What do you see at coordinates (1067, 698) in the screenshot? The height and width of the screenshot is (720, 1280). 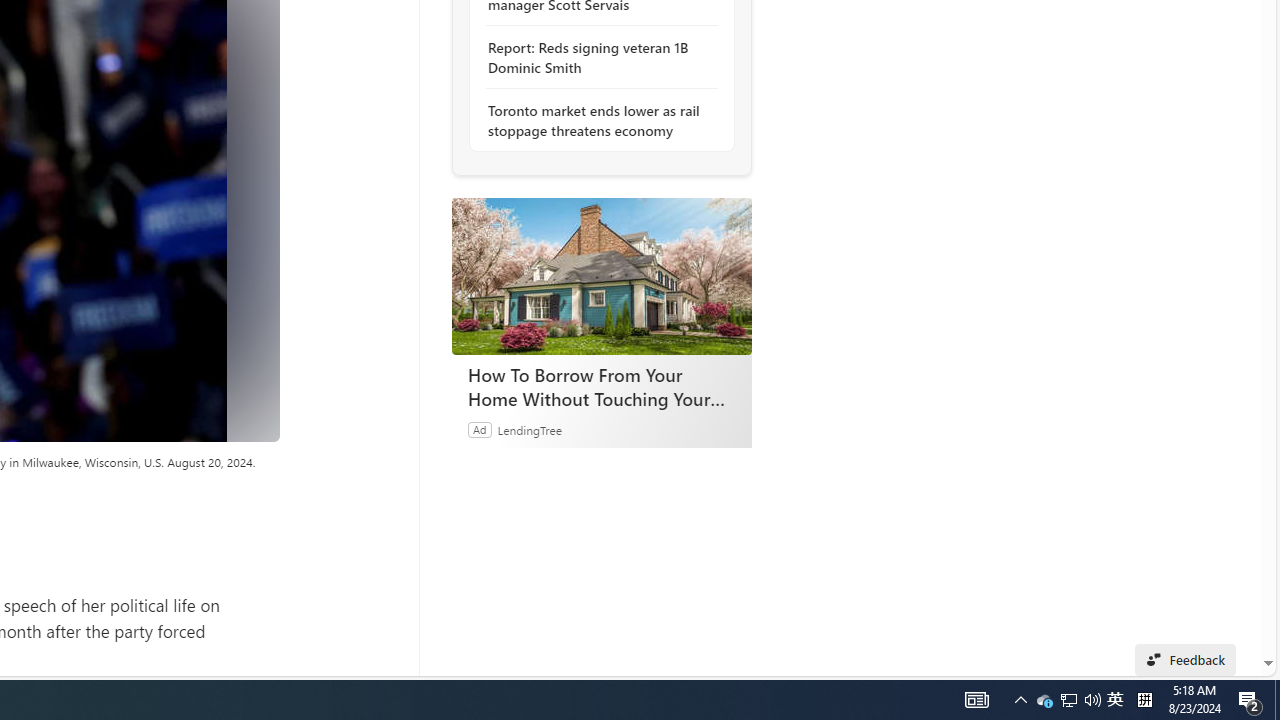 I see `'Notification Chevron'` at bounding box center [1067, 698].